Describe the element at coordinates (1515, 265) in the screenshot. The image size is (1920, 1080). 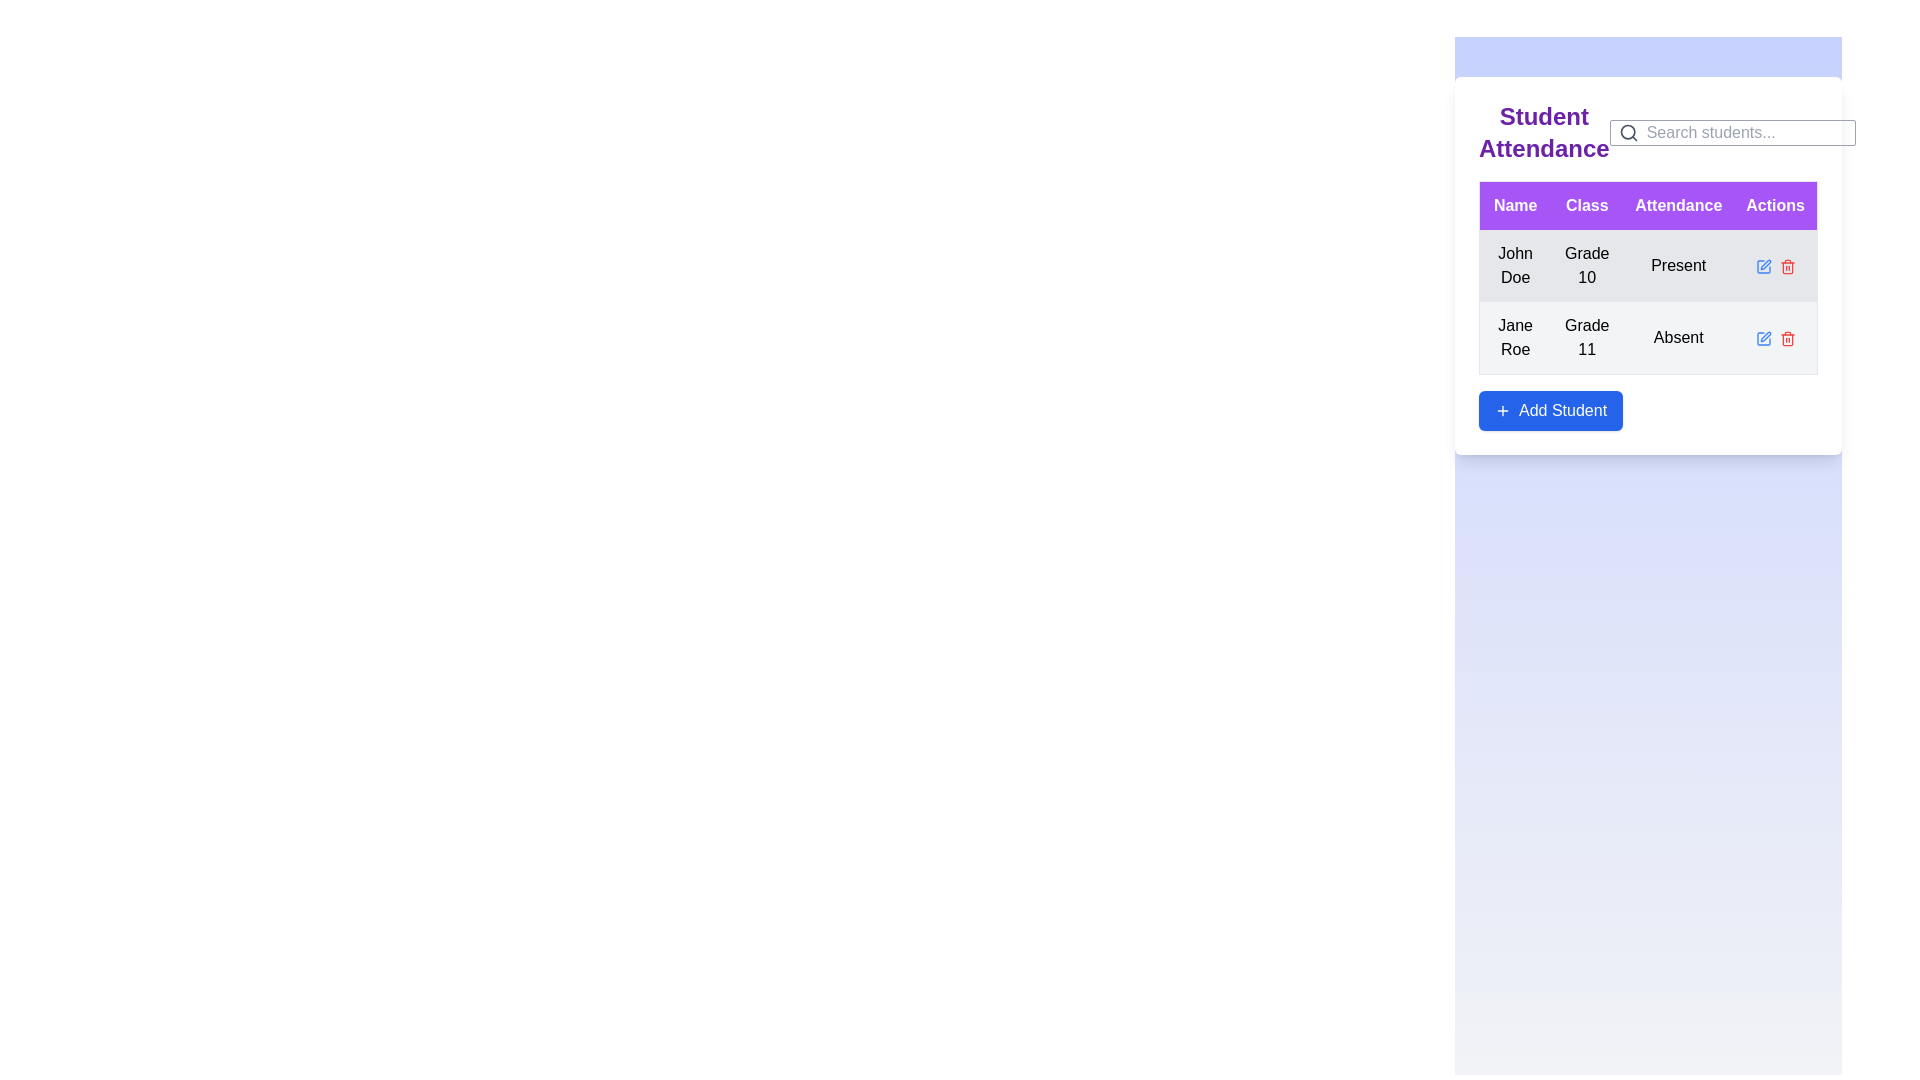
I see `the text label displaying the name 'John Doe' in the first row of the attendance table under the 'Name' column` at that location.